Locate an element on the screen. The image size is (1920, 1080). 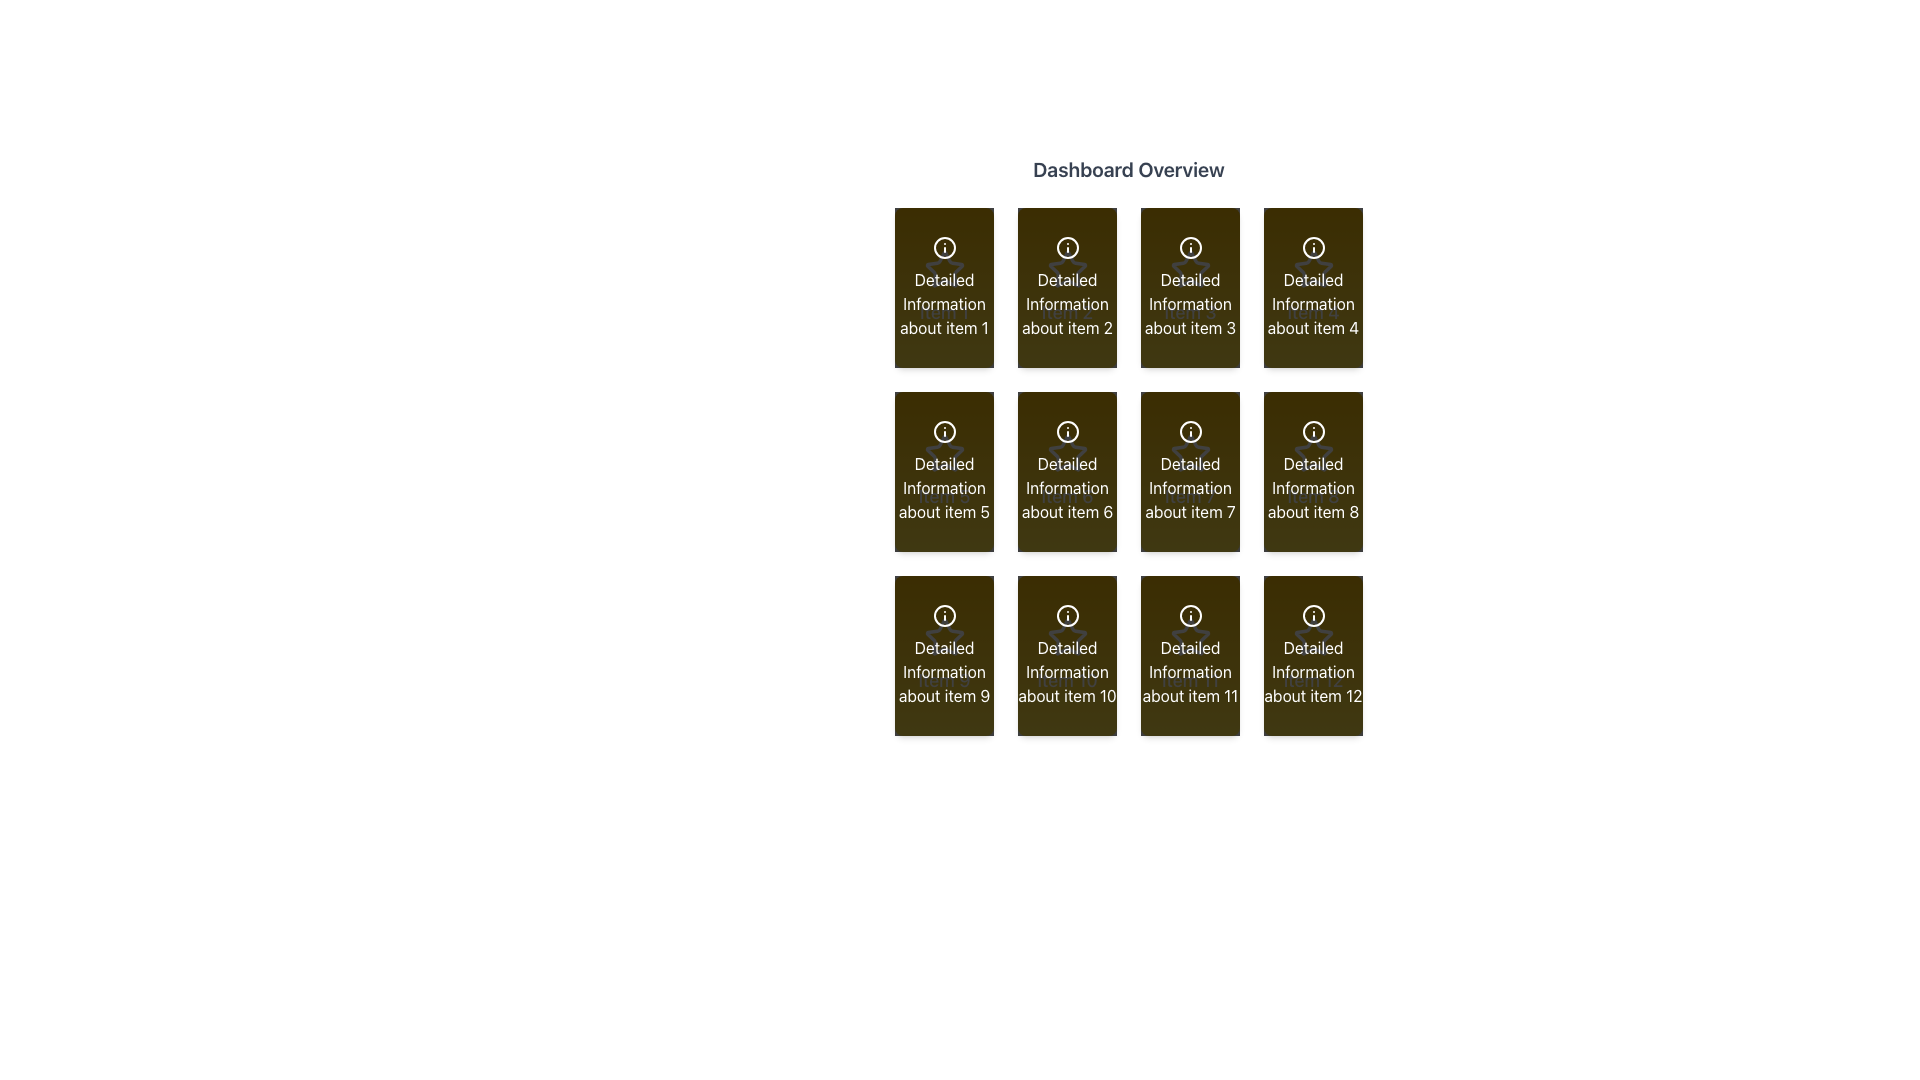
the Circular SVG element, which is a thin-bordered circle representing informational content, located in the top row, fourth column of the Dashboard Overview grid is located at coordinates (1313, 246).